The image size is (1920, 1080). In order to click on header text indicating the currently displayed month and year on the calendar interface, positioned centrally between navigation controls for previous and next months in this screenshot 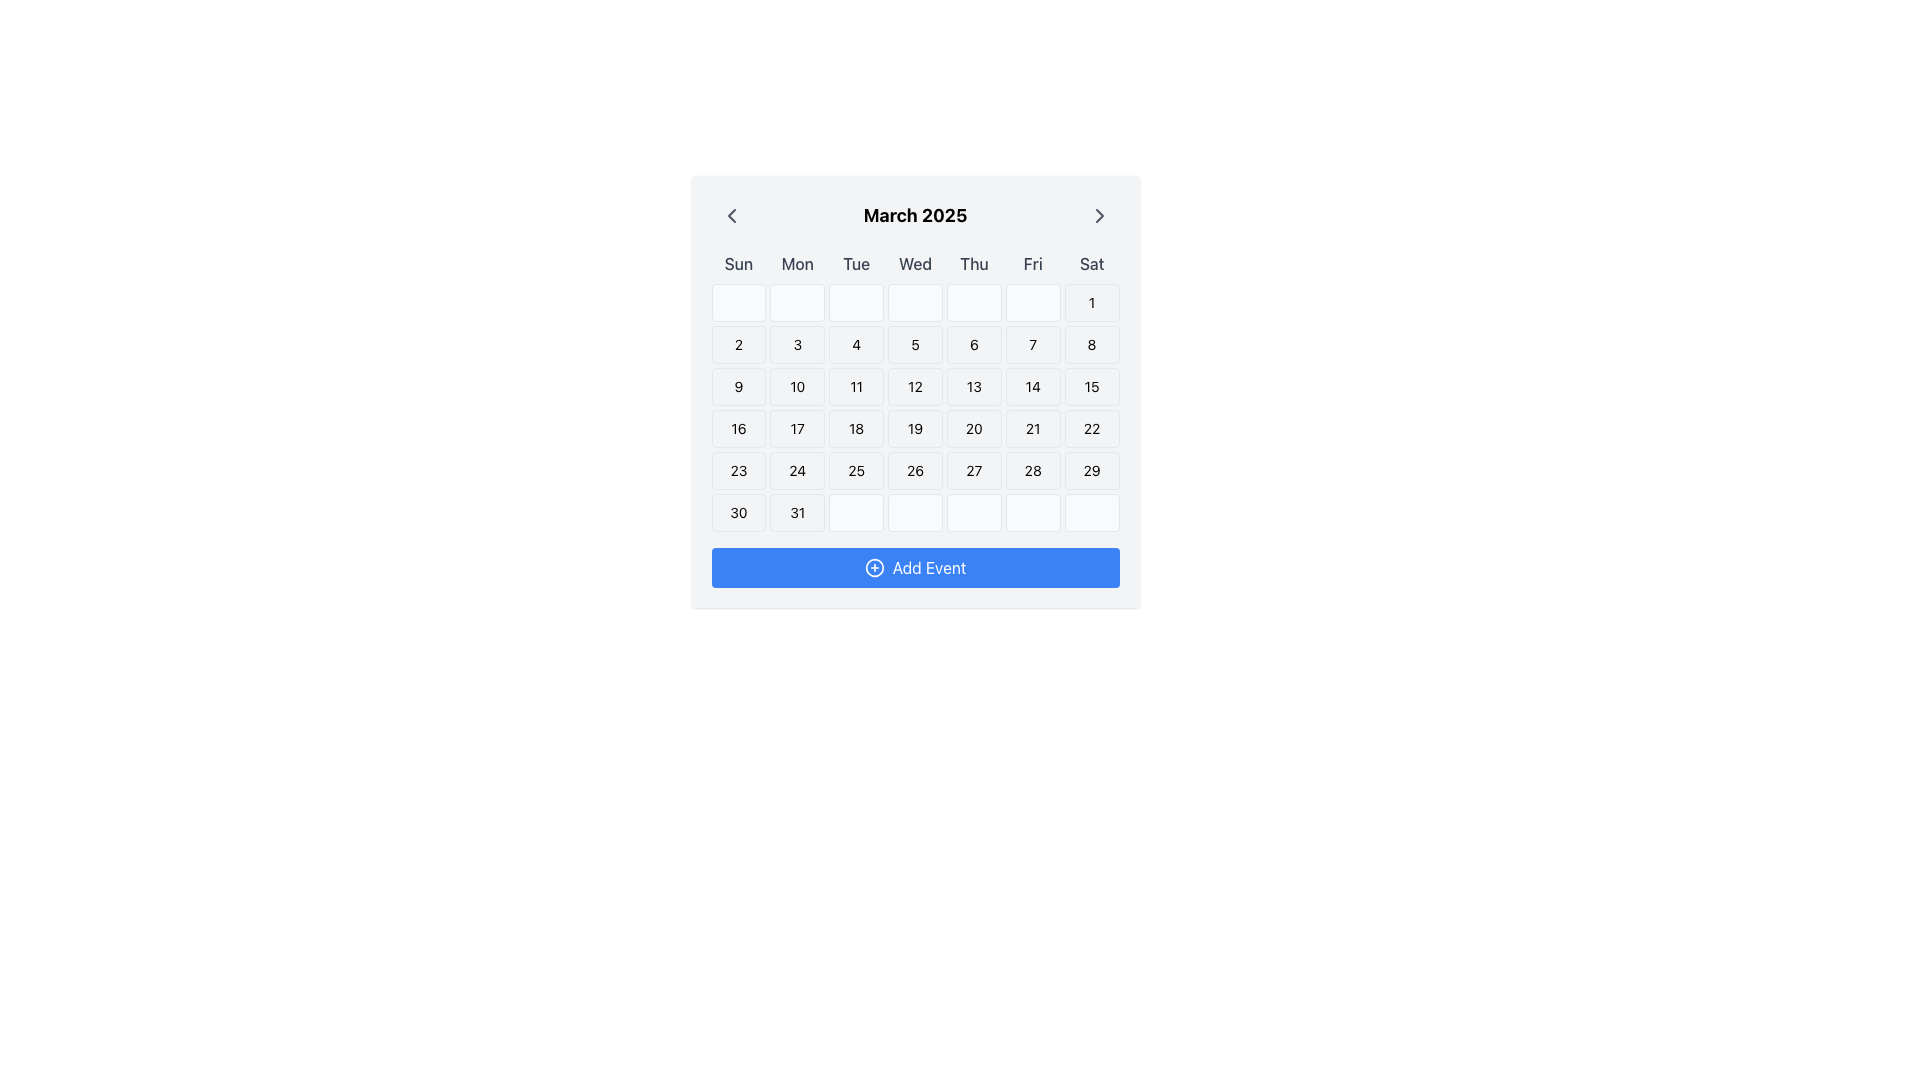, I will do `click(914, 216)`.